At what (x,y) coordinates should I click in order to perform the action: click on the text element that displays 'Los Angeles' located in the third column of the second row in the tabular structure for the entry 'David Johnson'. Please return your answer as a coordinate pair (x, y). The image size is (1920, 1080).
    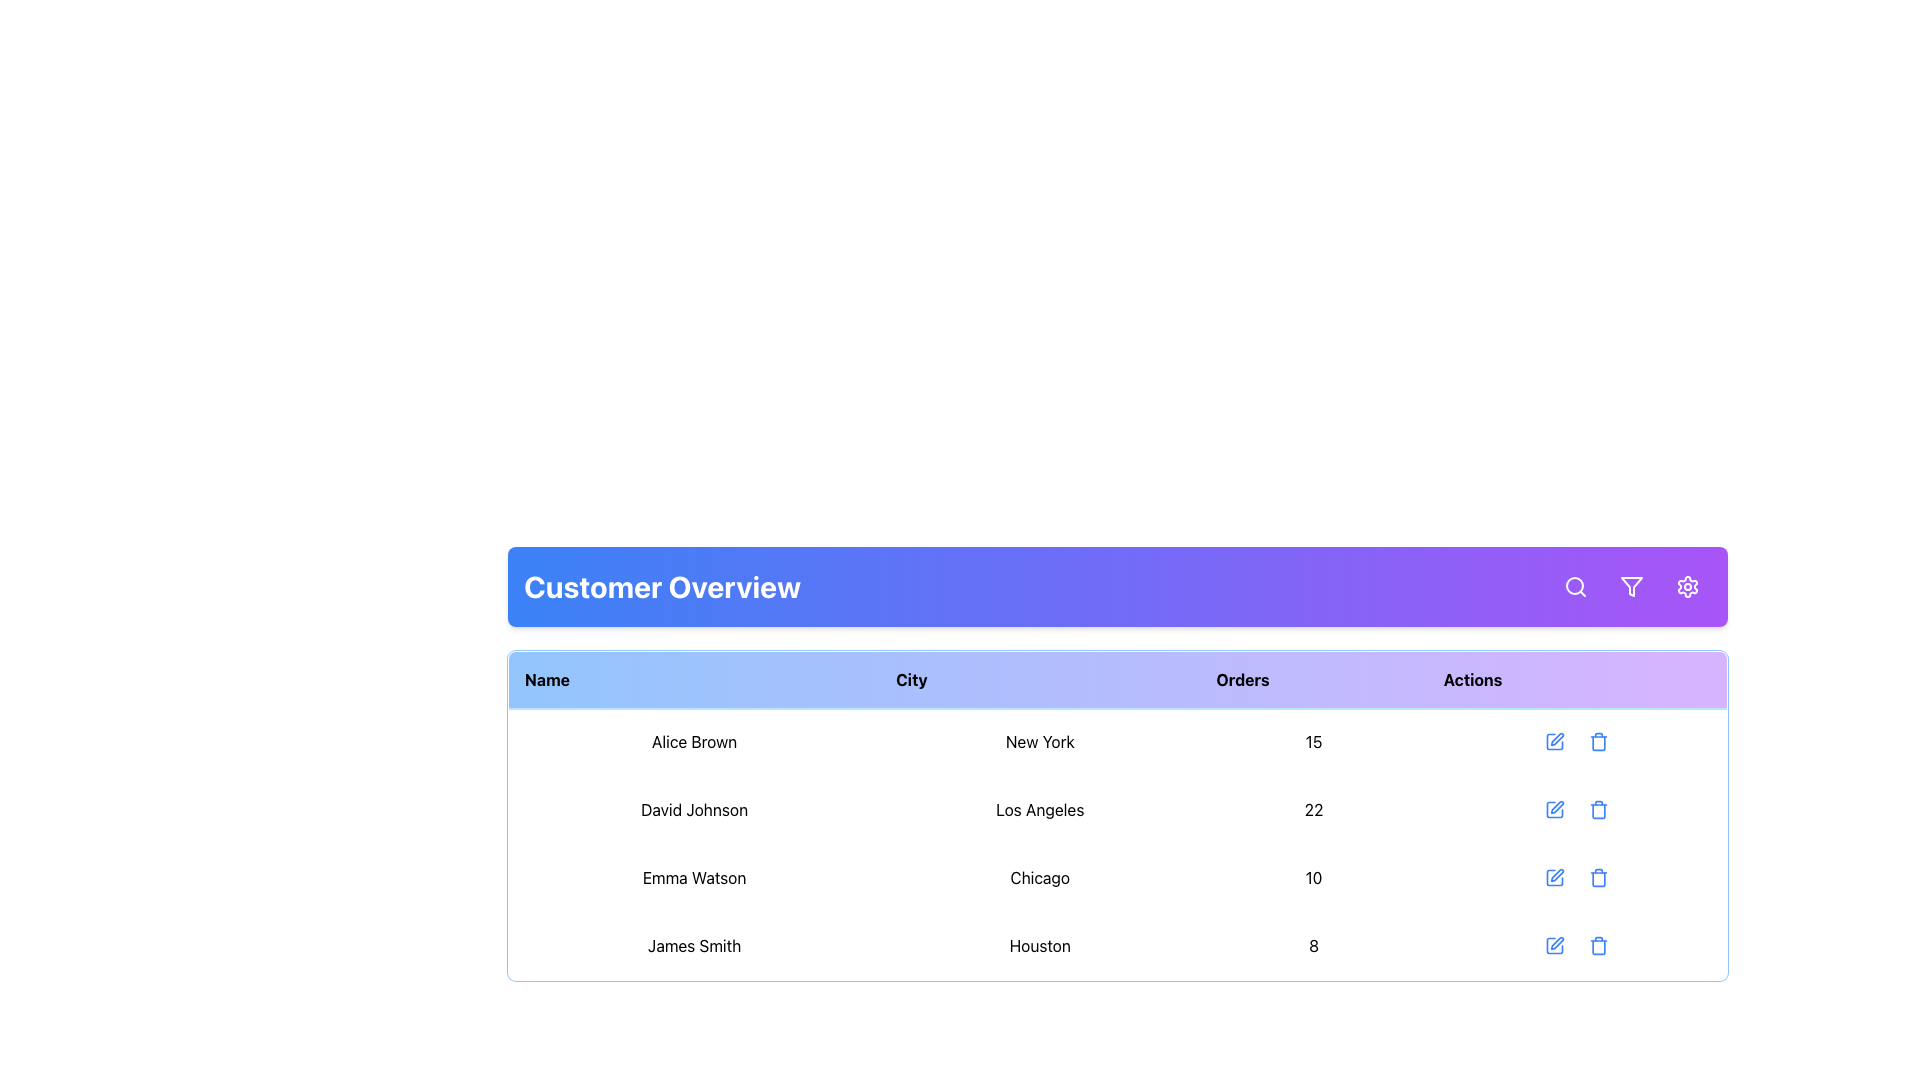
    Looking at the image, I should click on (1040, 810).